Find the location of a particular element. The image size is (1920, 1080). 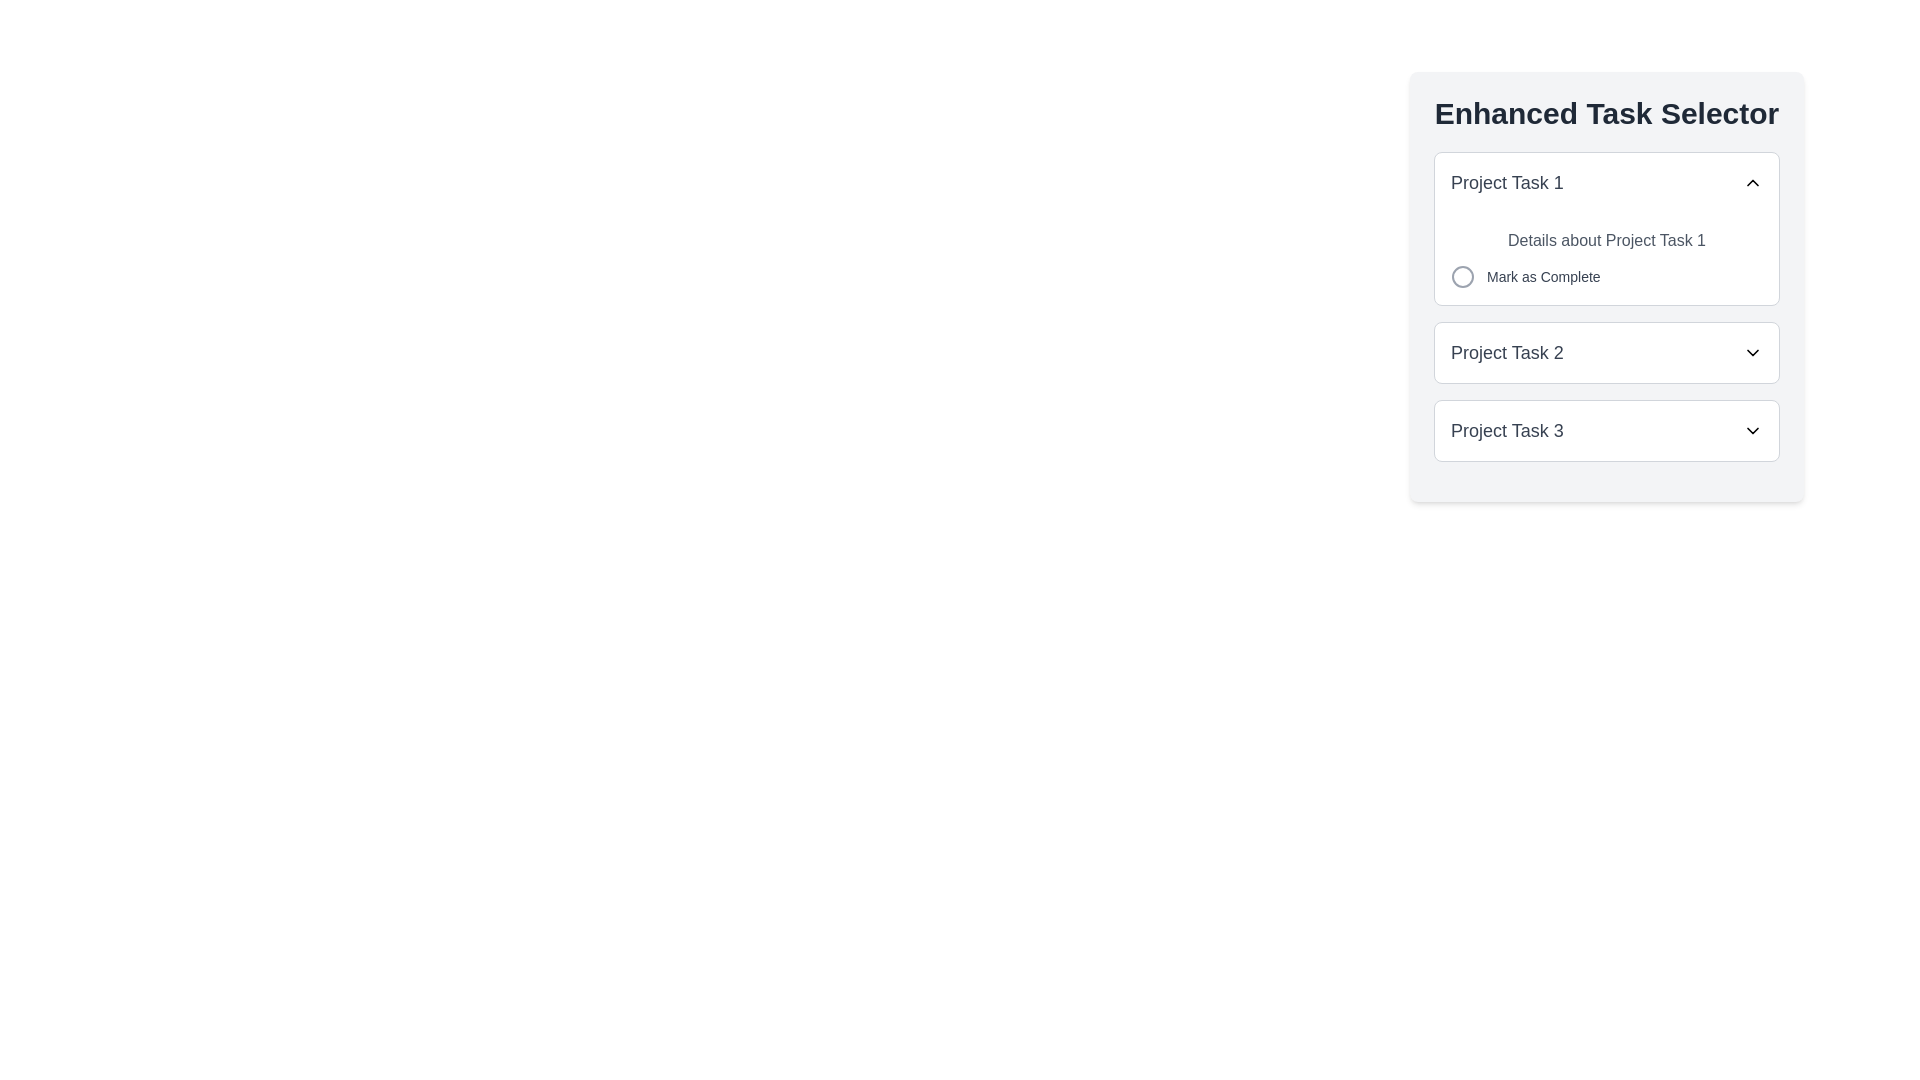

the 'Mark as Complete' button located within the expanded 'Project Task 1' section of the 'Enhanced Task Selector' panel, which has a white background and rounded corners is located at coordinates (1607, 286).